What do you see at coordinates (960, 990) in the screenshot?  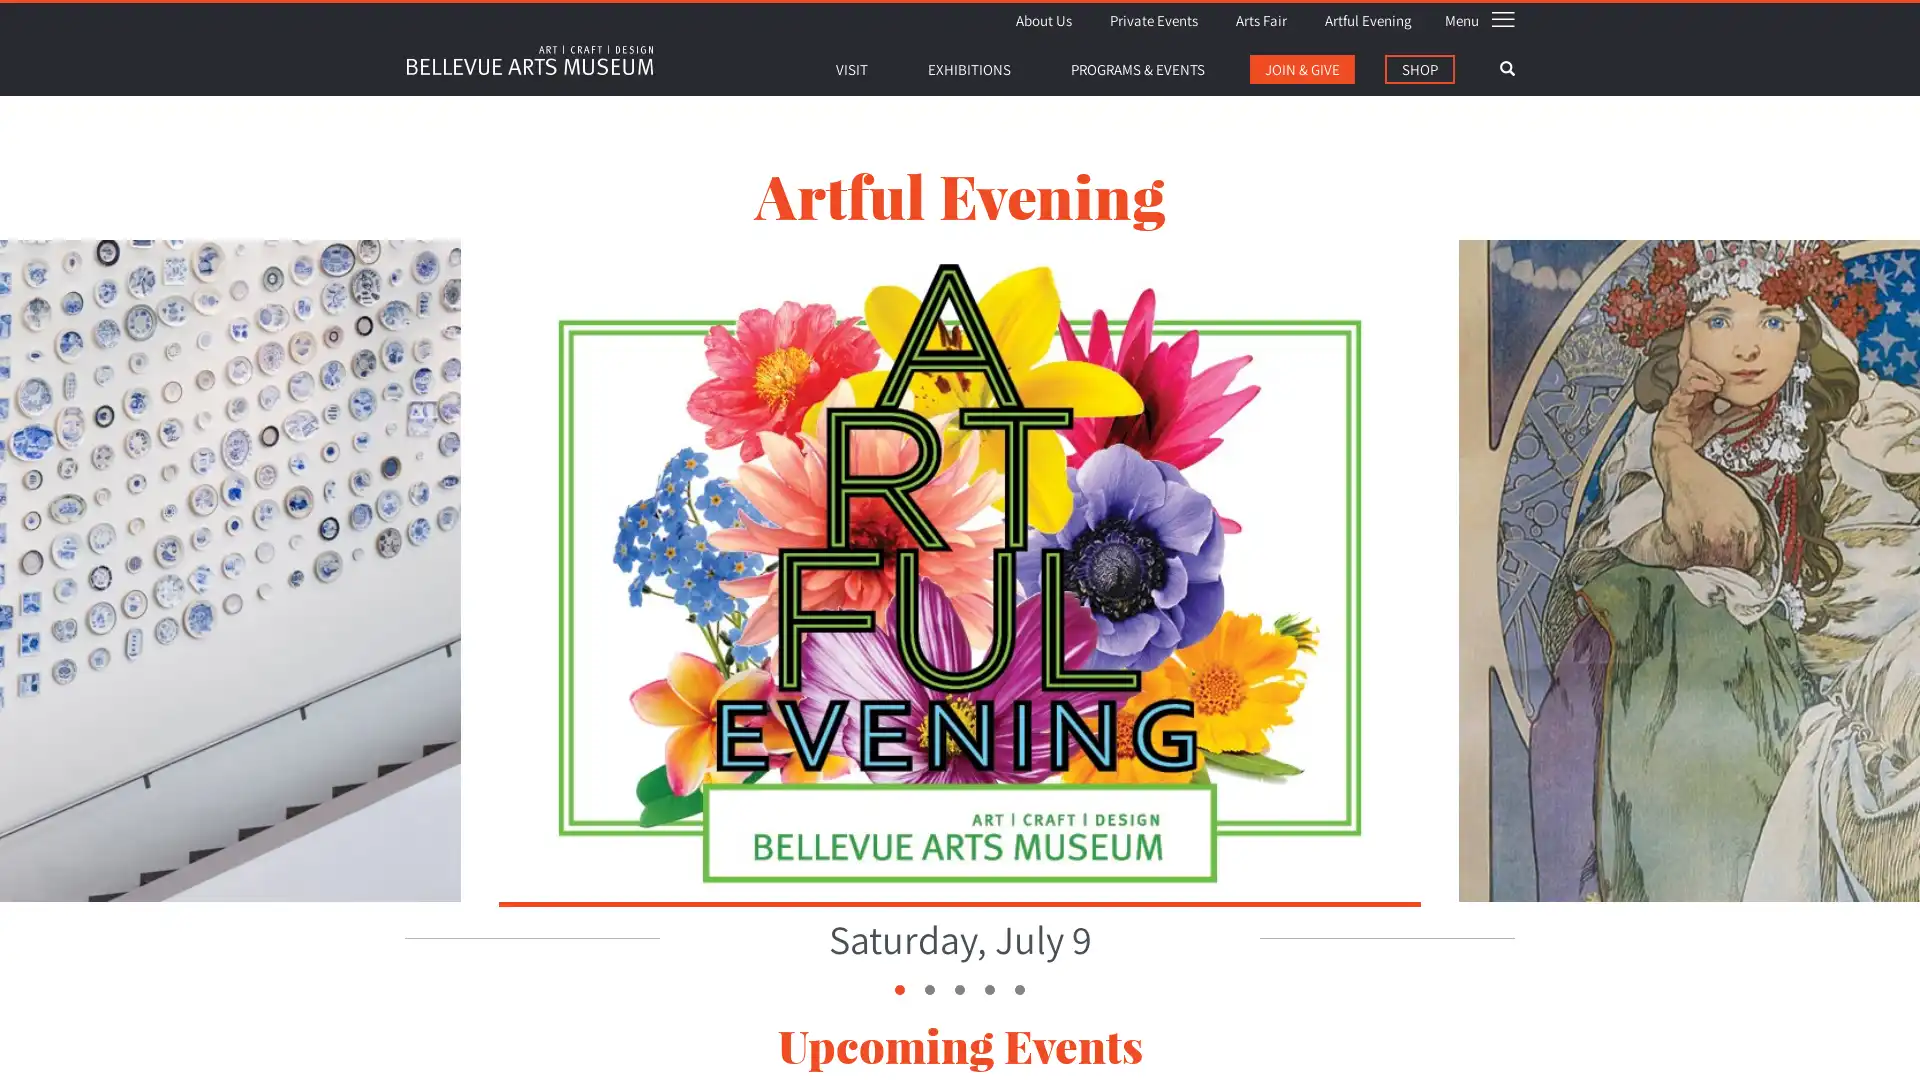 I see `3` at bounding box center [960, 990].